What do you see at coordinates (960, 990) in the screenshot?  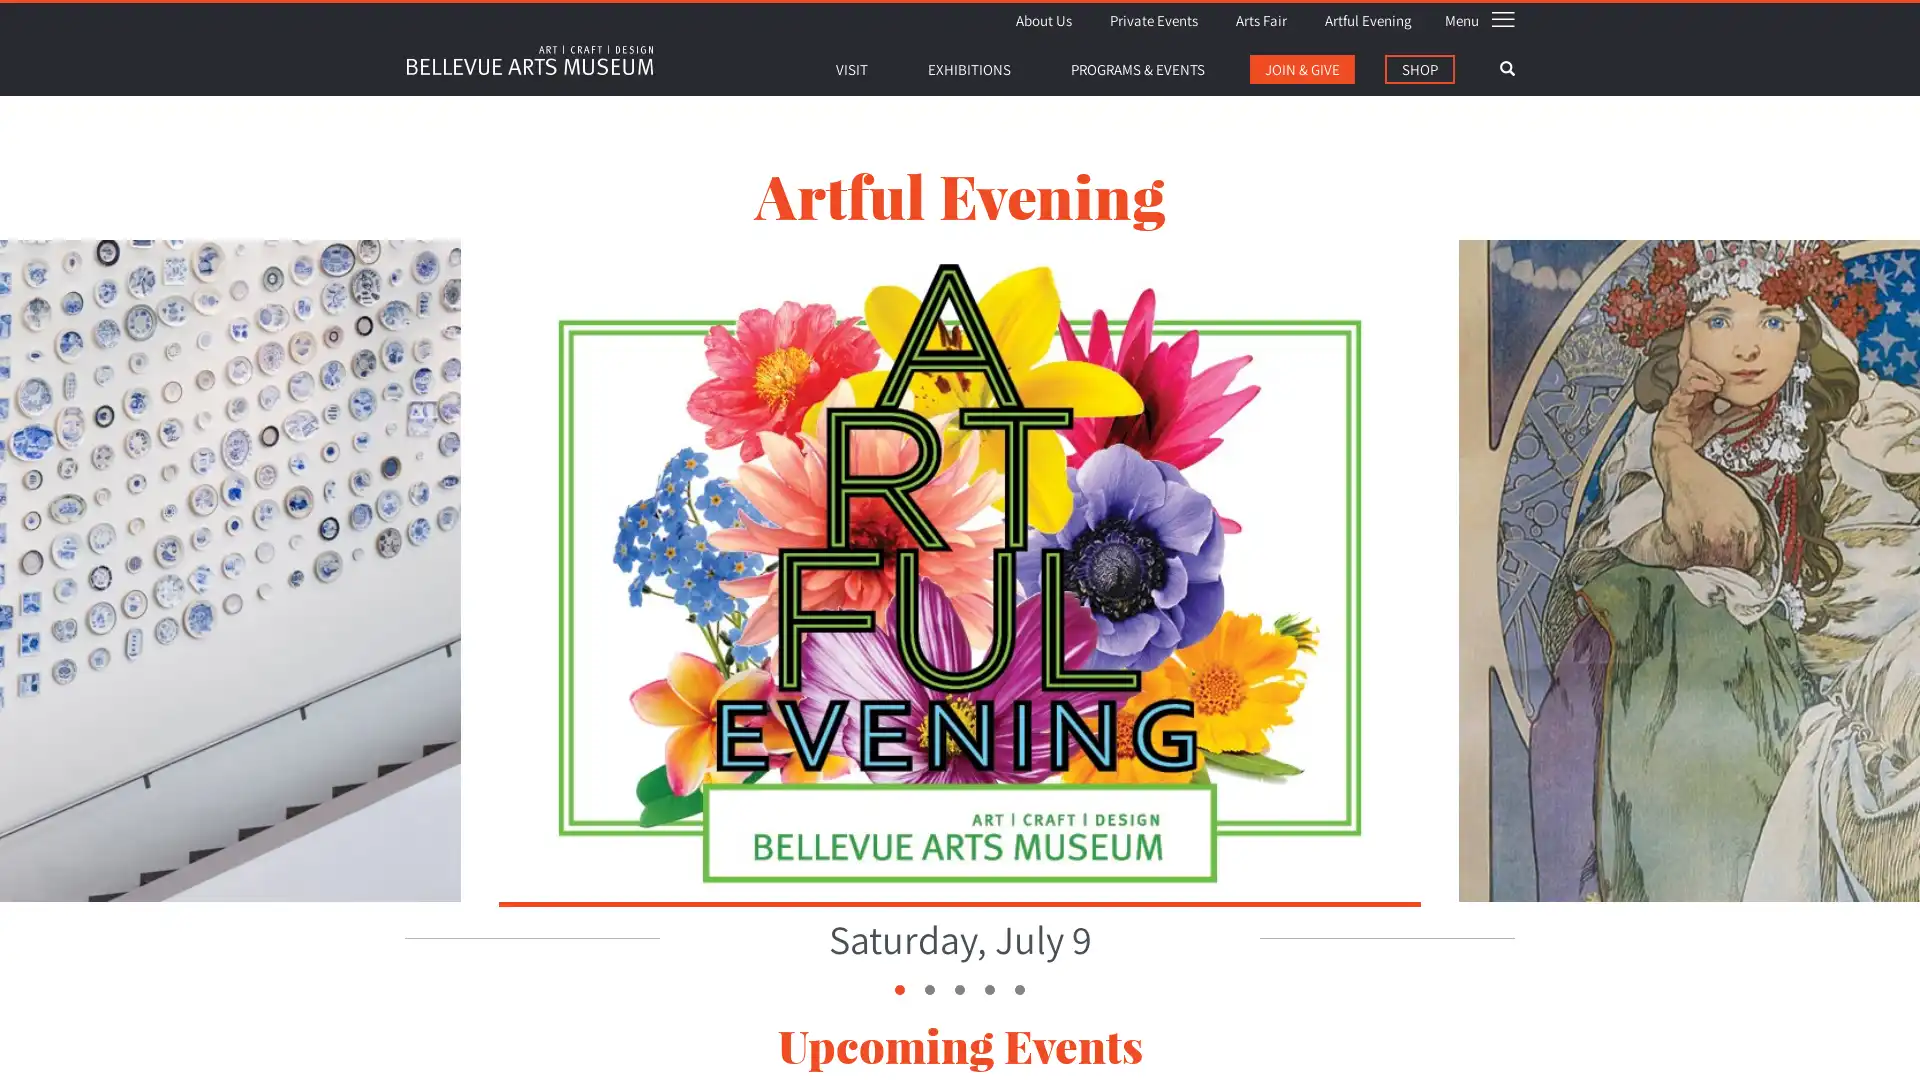 I see `3` at bounding box center [960, 990].